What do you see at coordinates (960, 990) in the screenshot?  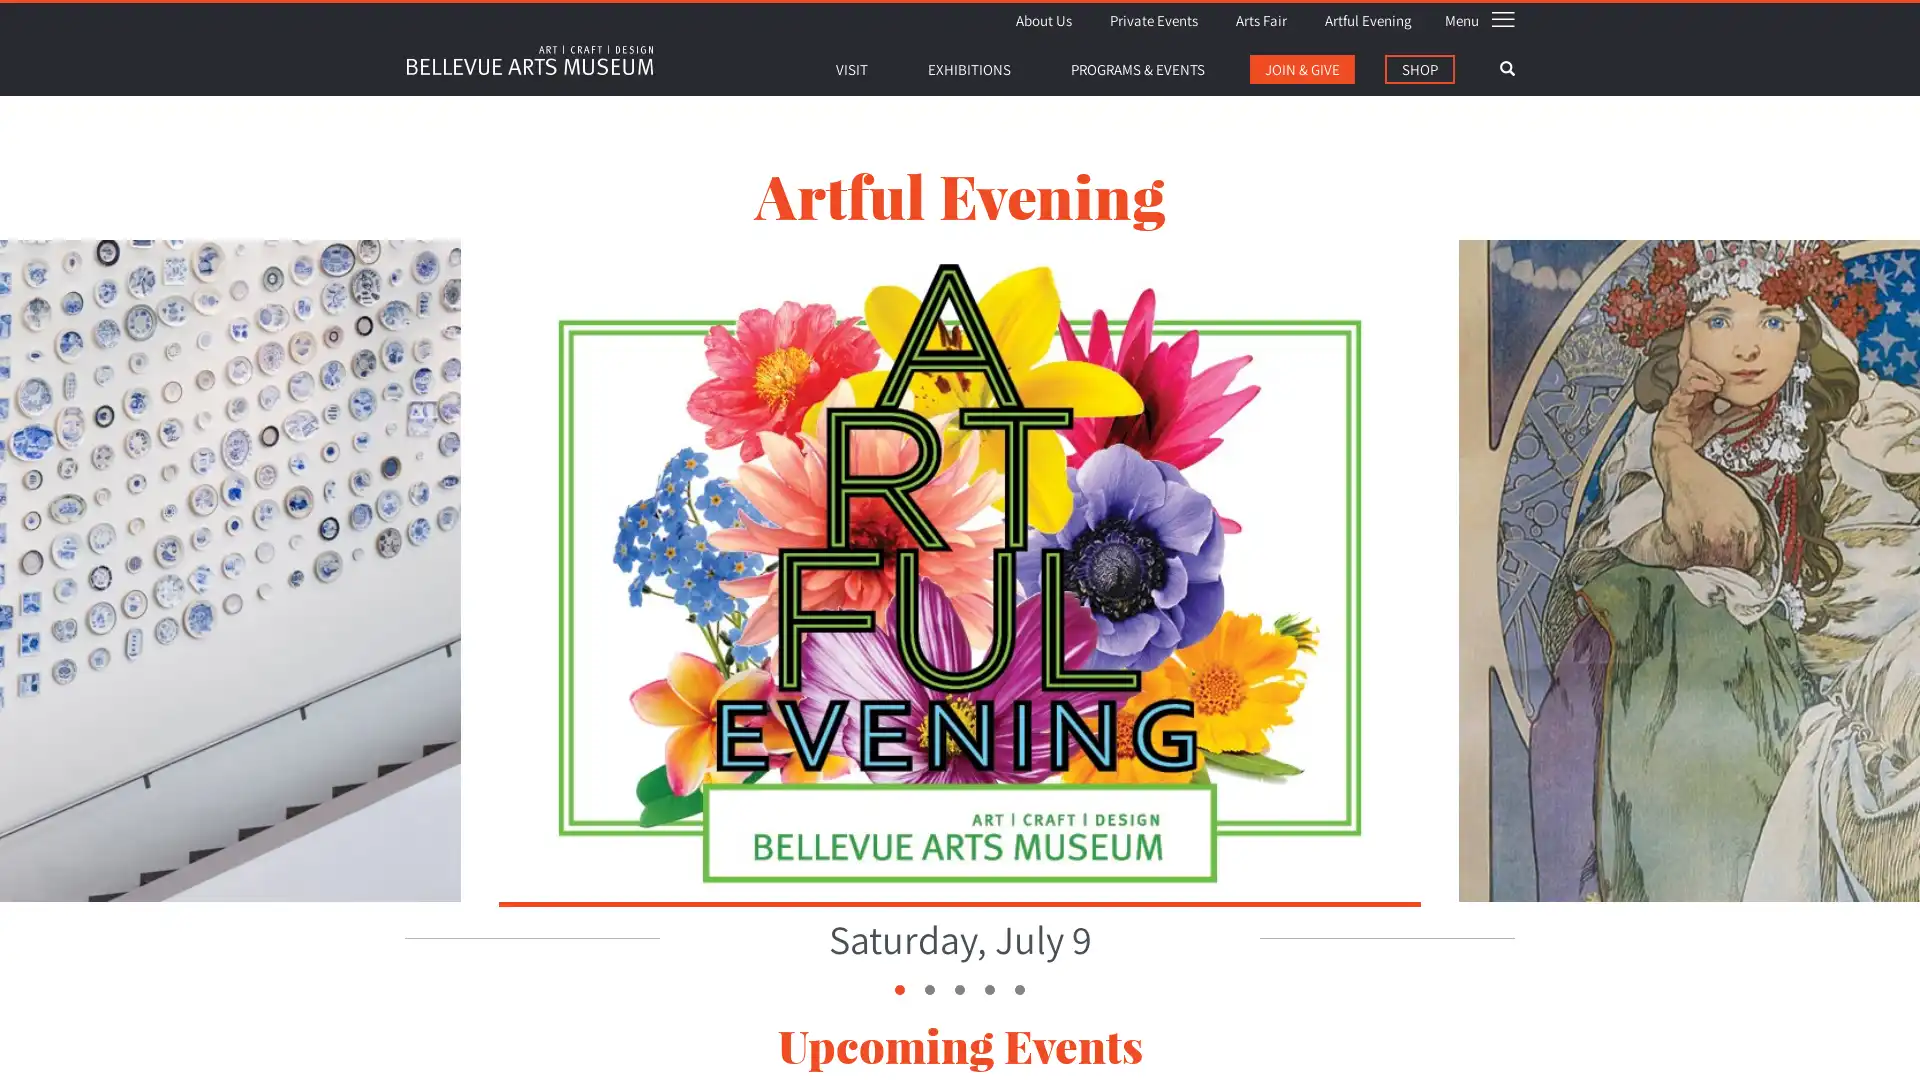 I see `3` at bounding box center [960, 990].